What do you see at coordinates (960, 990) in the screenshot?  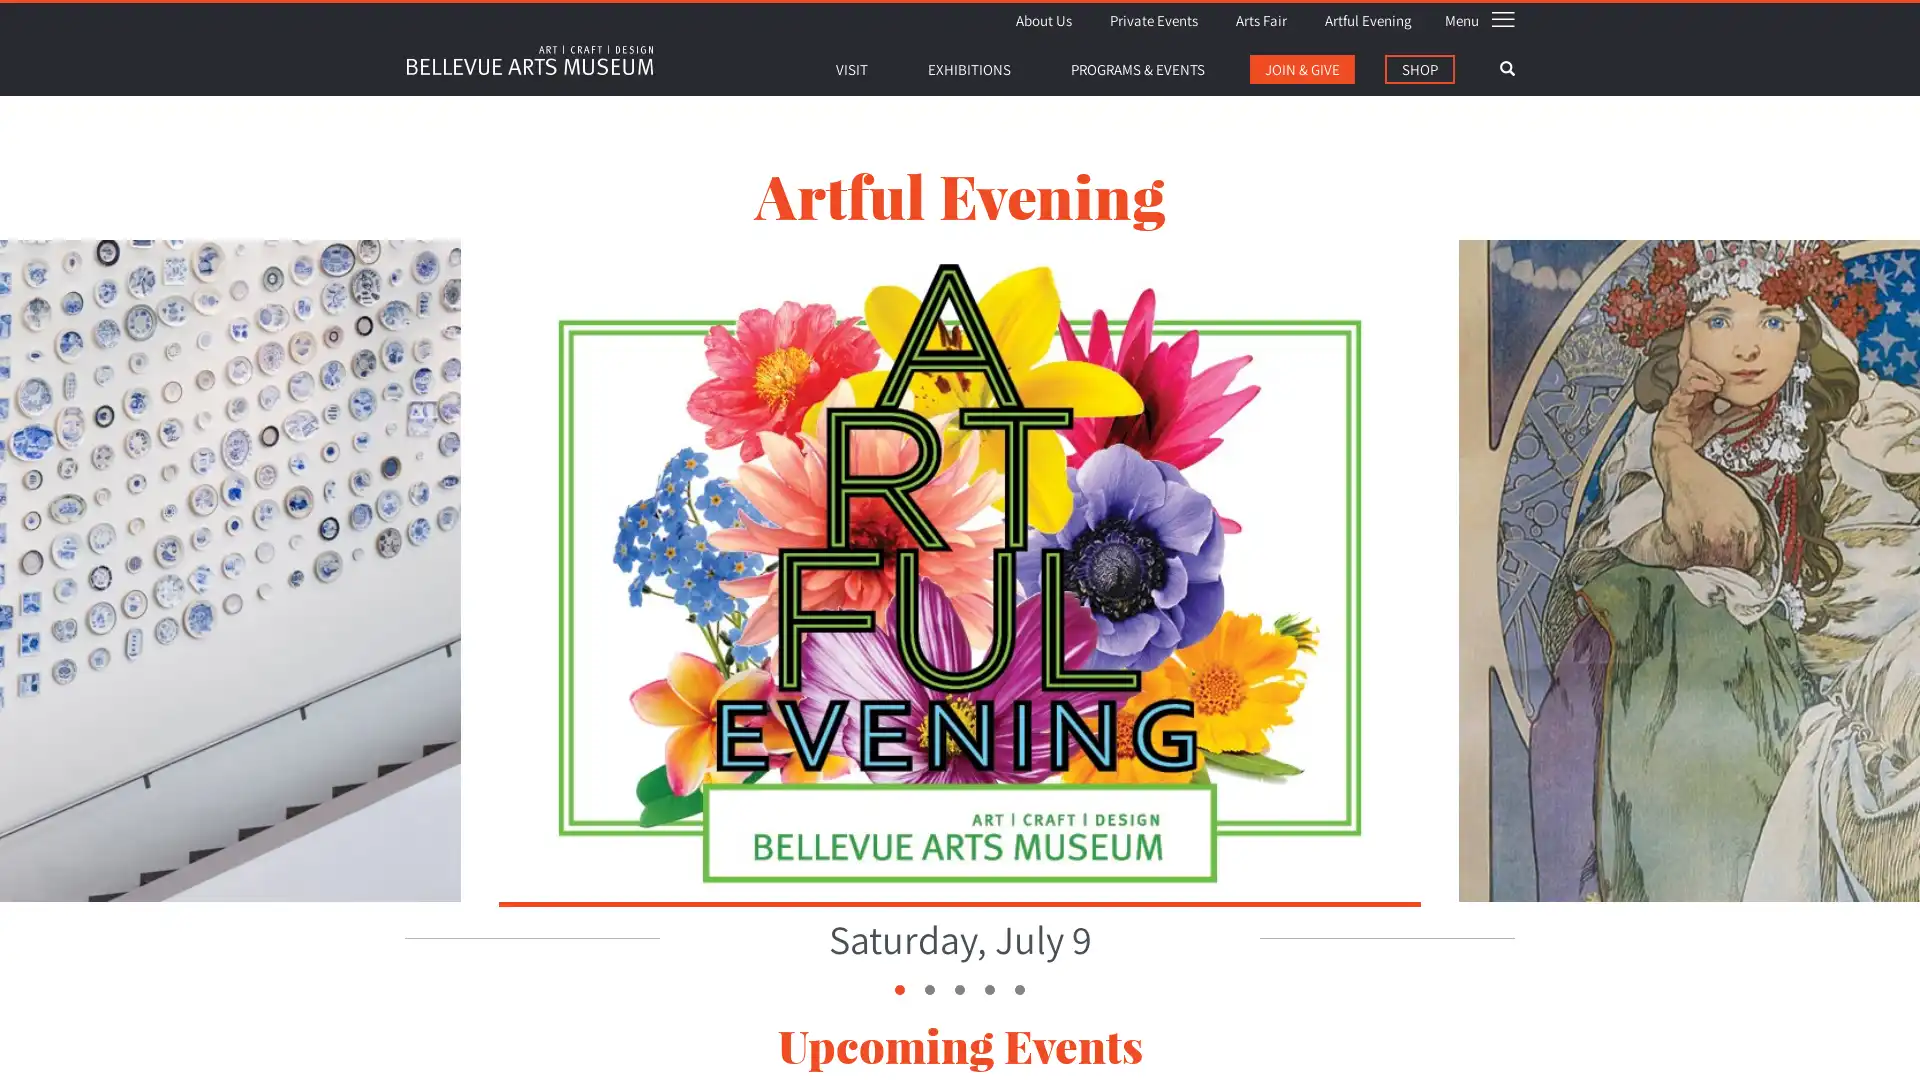 I see `3` at bounding box center [960, 990].